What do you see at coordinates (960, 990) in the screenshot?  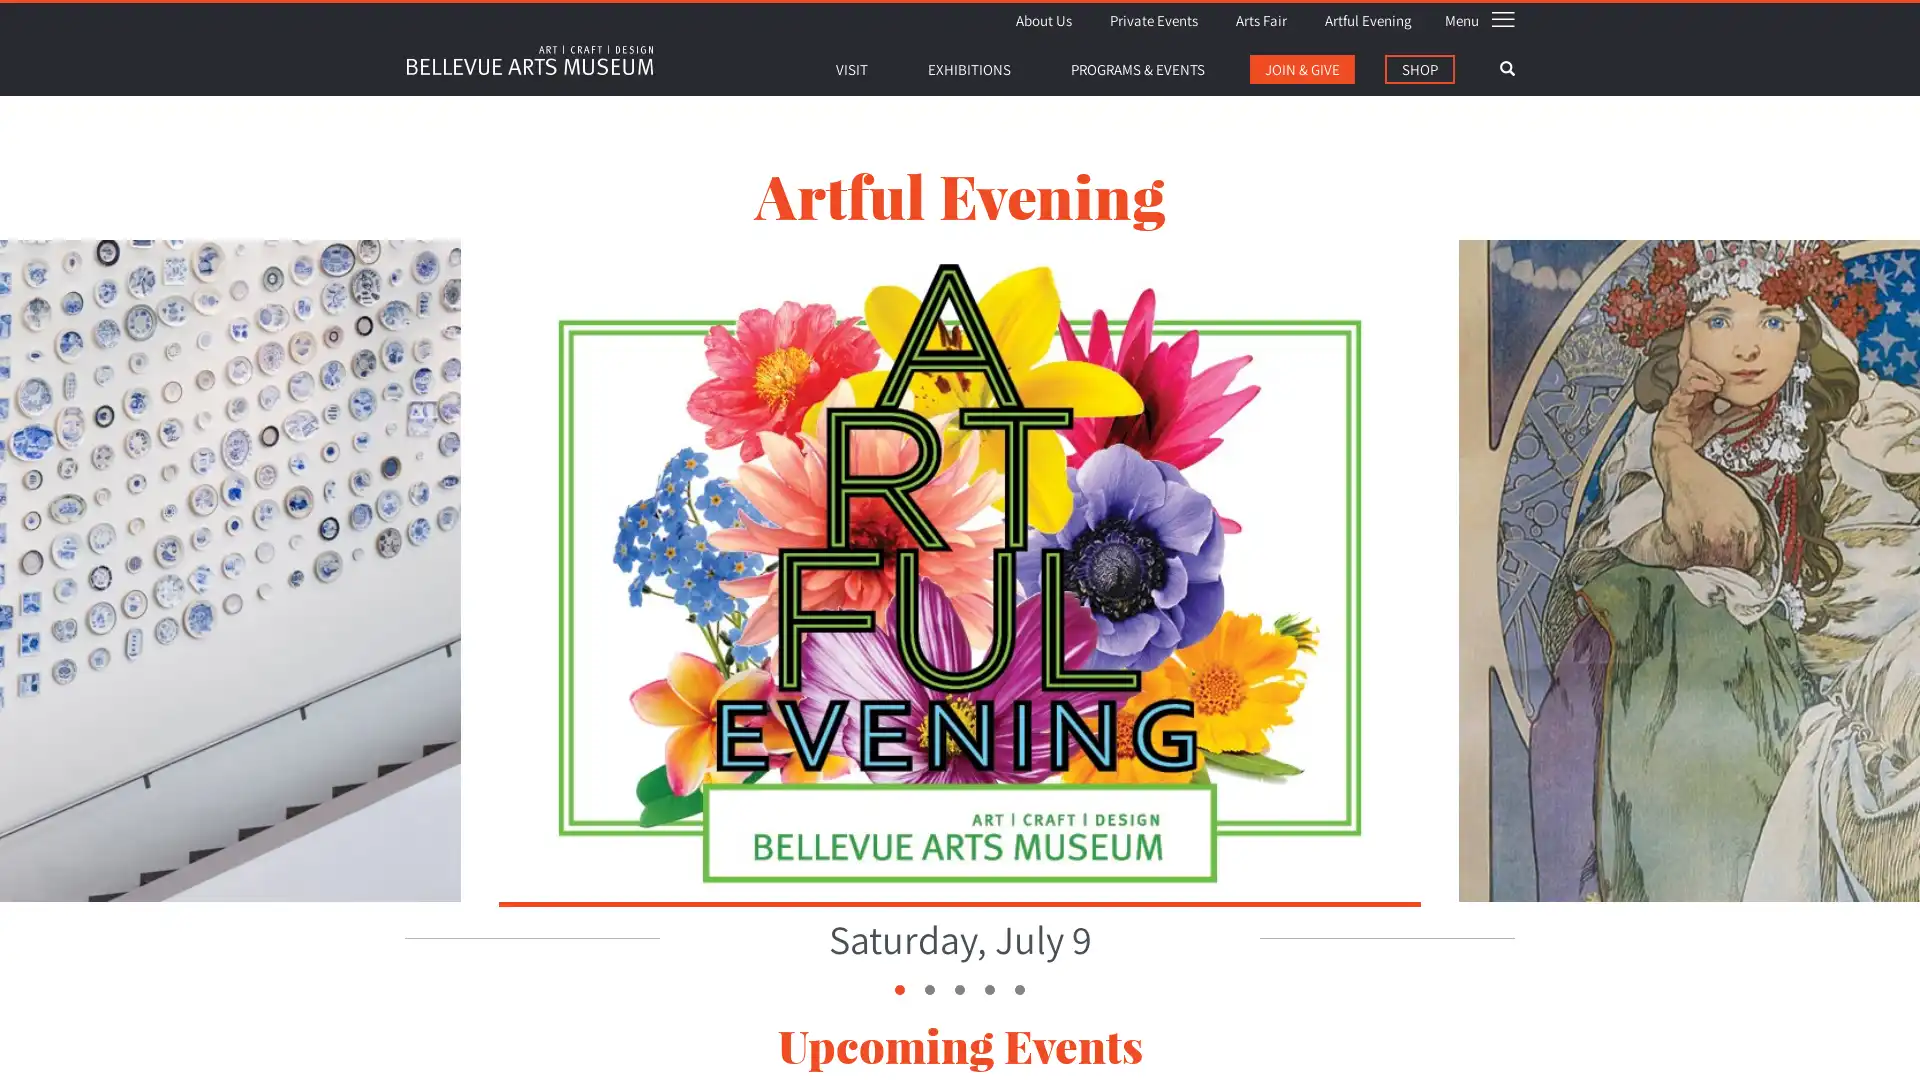 I see `3` at bounding box center [960, 990].